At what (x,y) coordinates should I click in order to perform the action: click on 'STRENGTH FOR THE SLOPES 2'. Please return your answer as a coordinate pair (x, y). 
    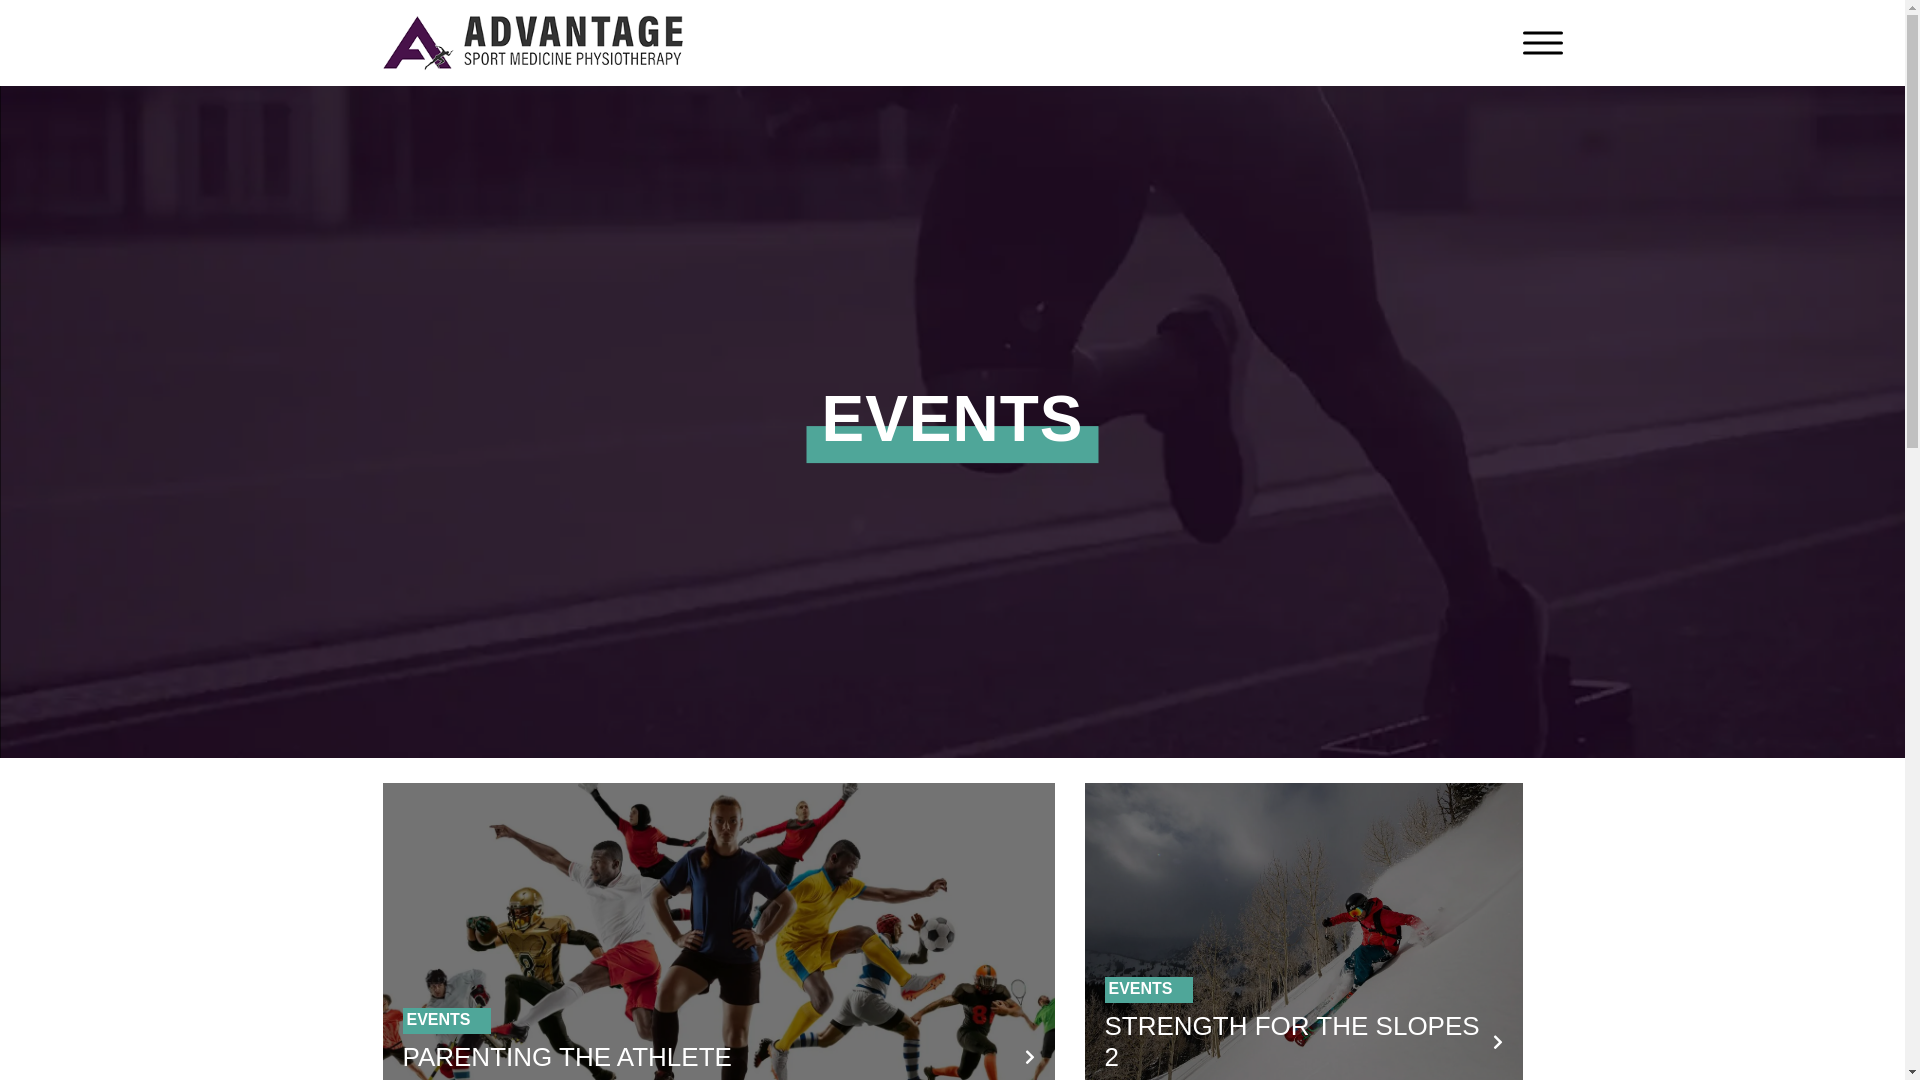
    Looking at the image, I should click on (1291, 1040).